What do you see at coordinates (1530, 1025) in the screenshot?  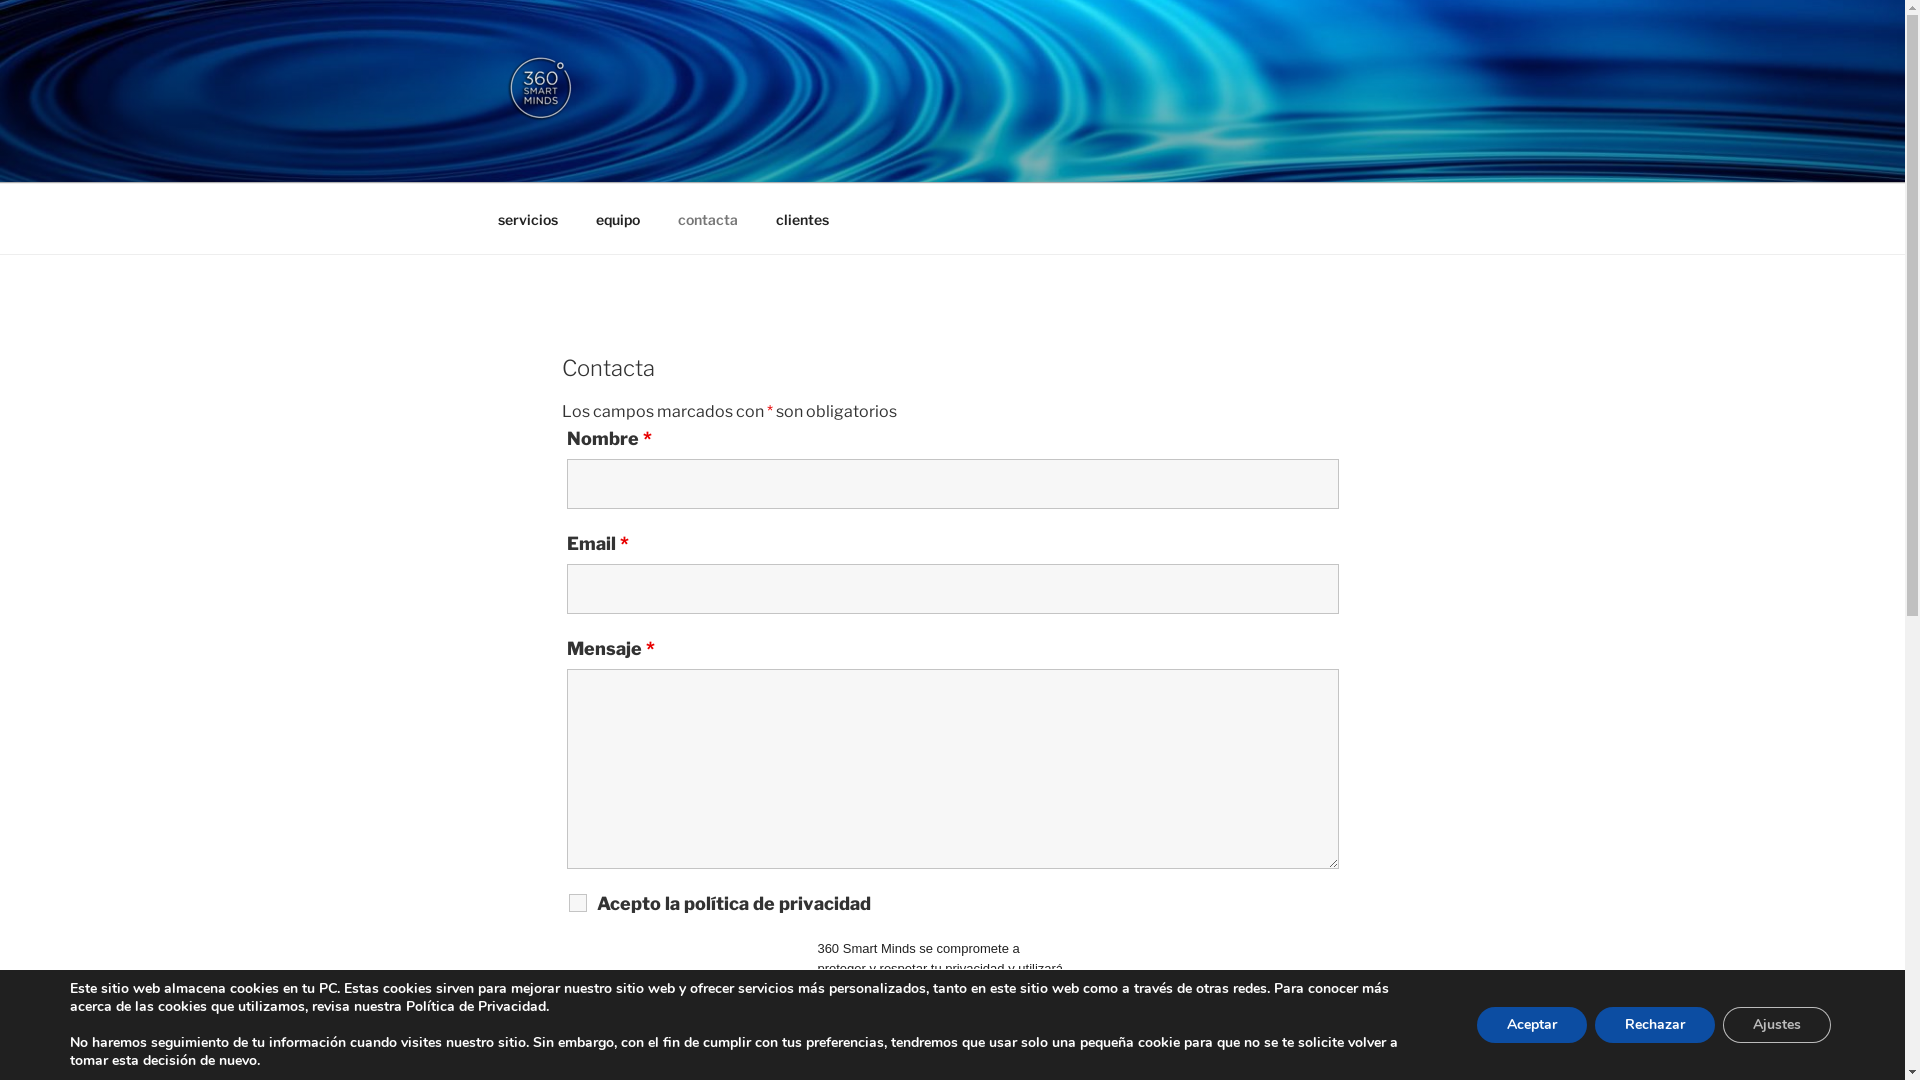 I see `'Aceptar'` at bounding box center [1530, 1025].